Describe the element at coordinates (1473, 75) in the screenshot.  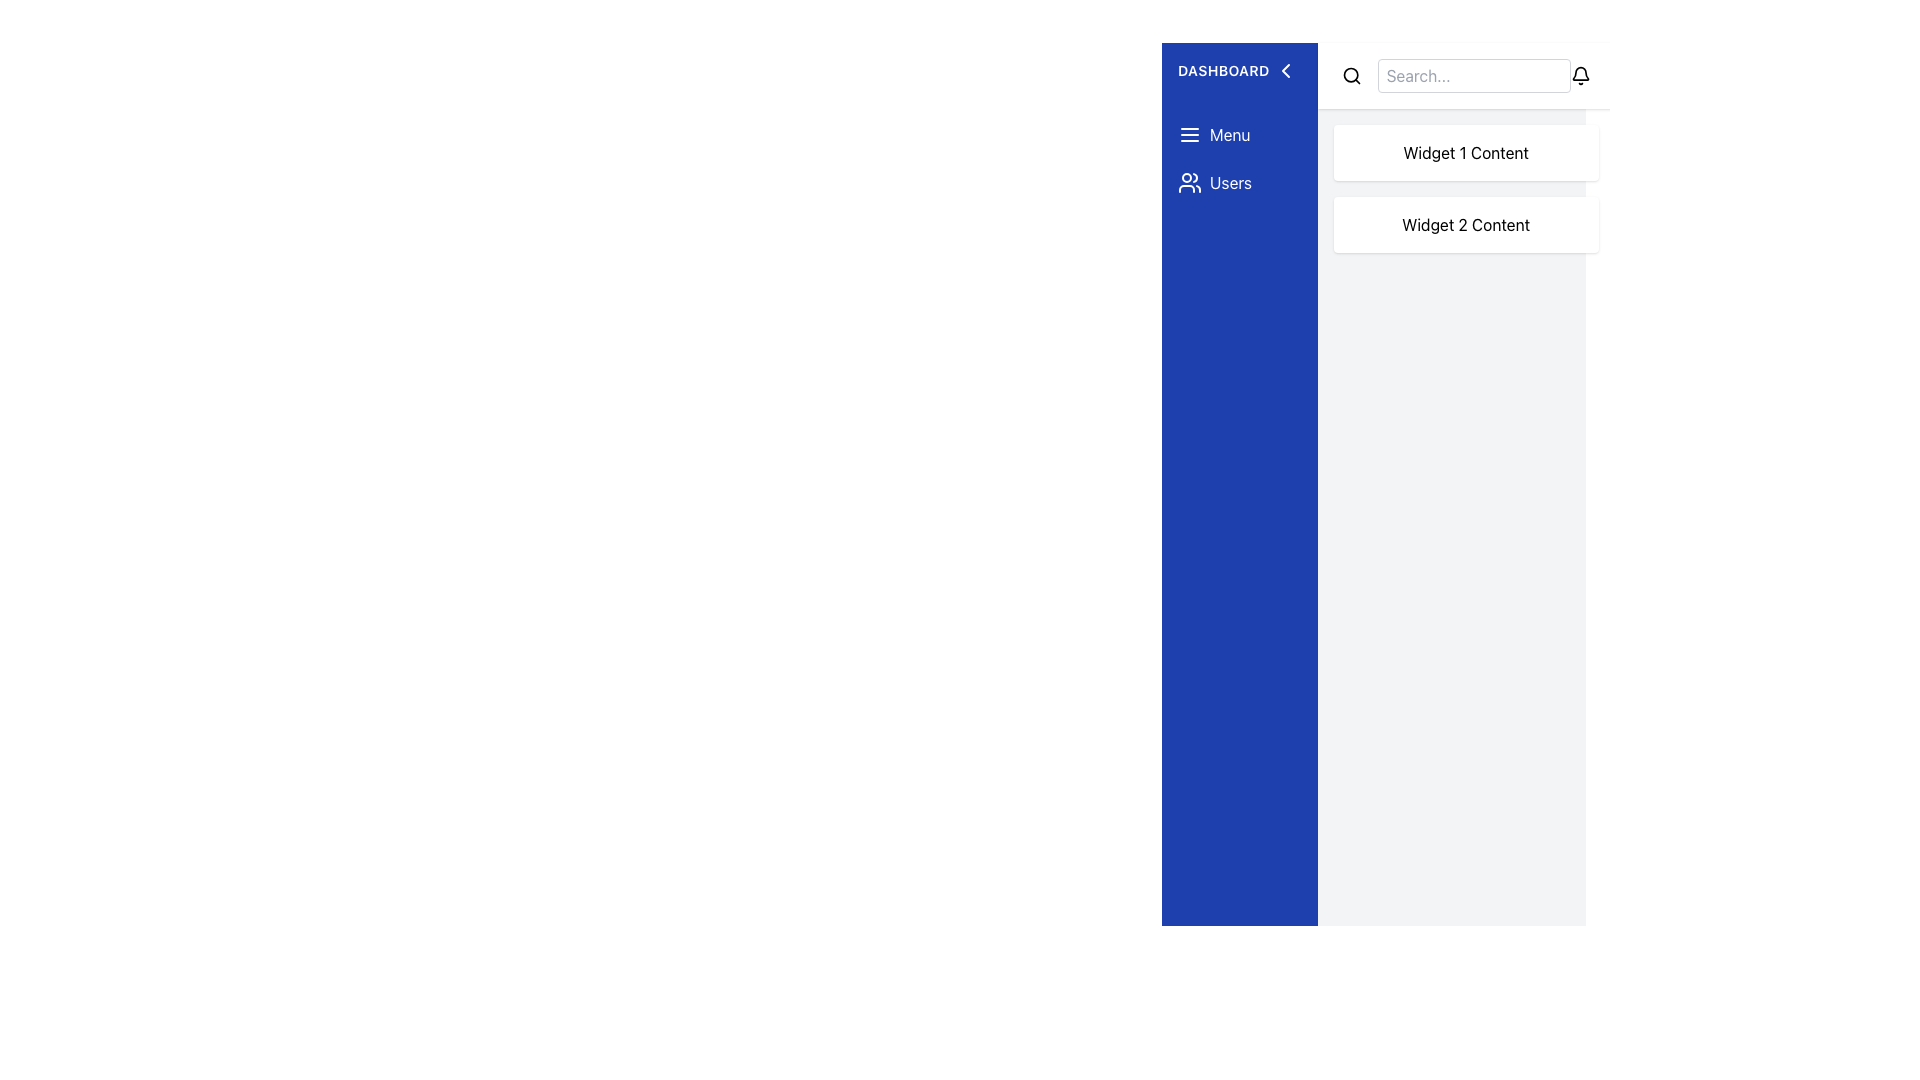
I see `the search bar input field located near the top right corner of the application interface to focus on it` at that location.